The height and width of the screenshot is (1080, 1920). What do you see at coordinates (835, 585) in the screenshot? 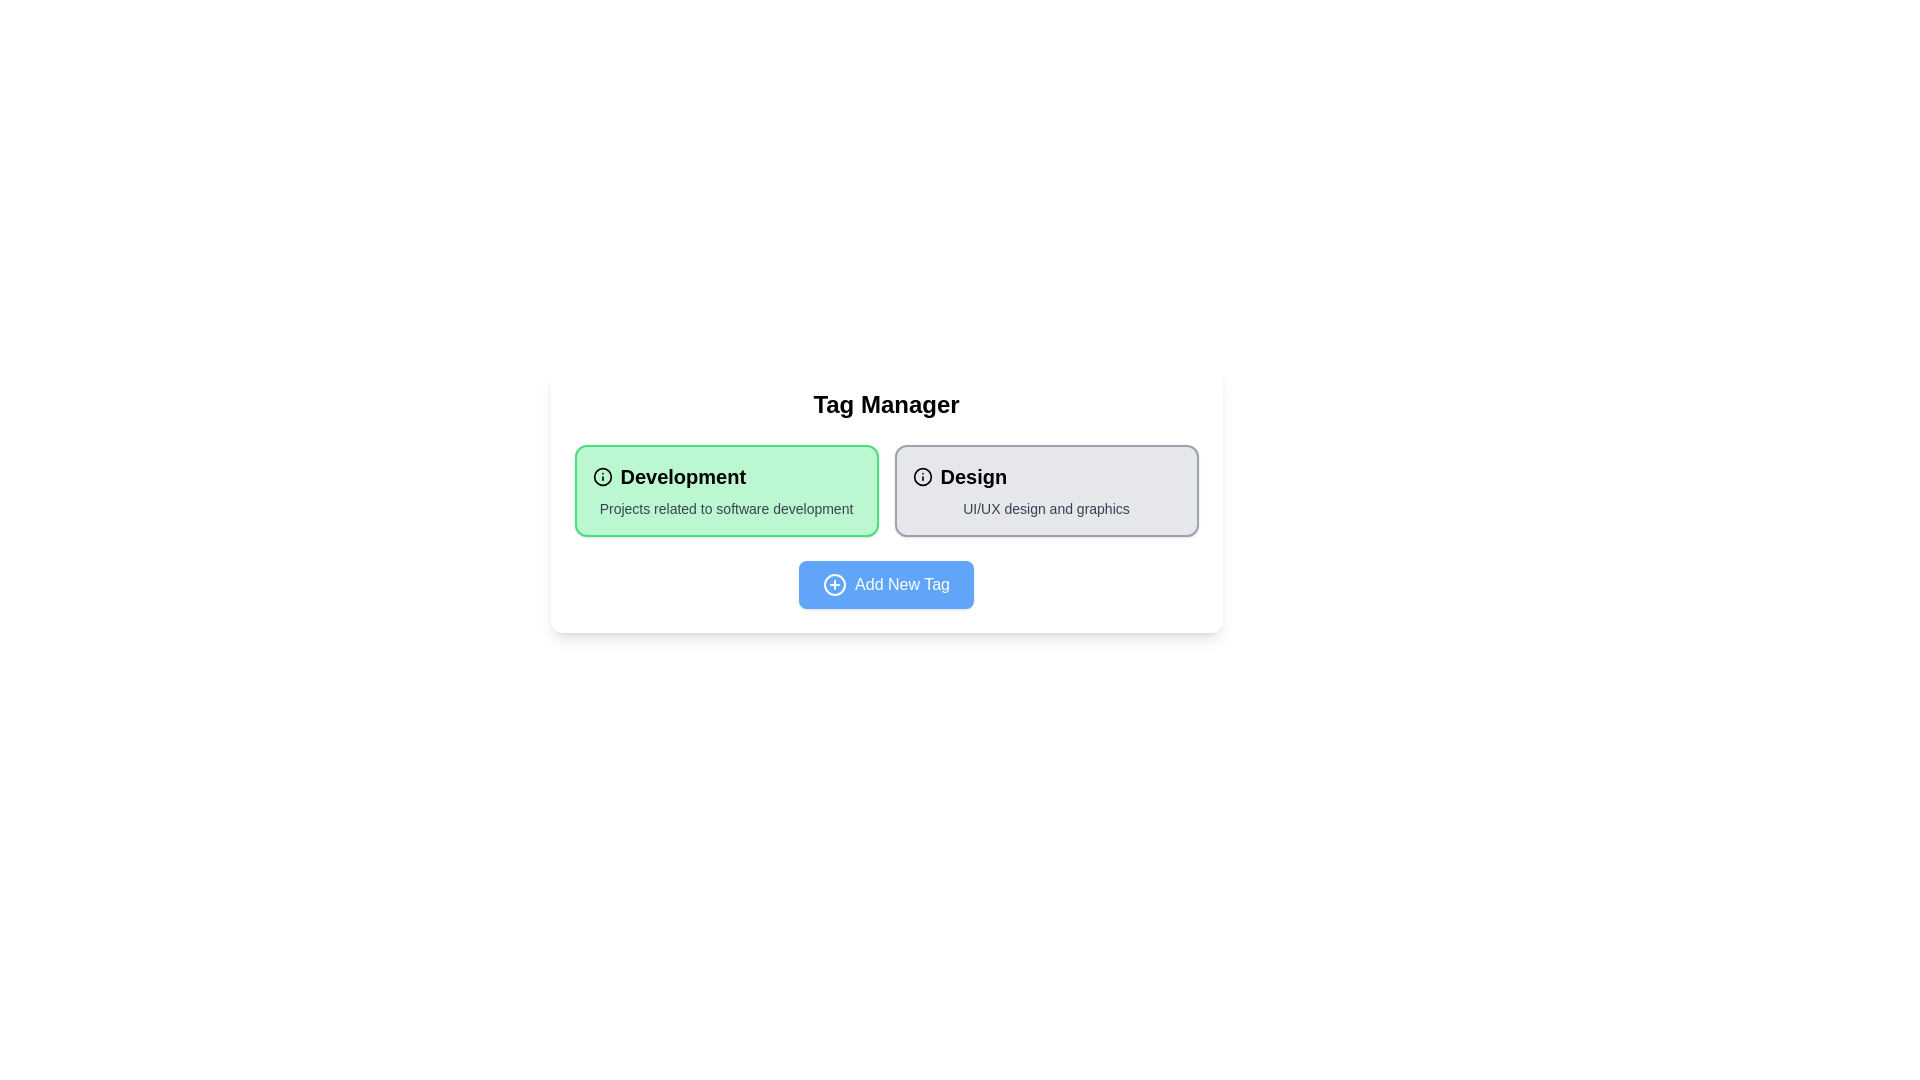
I see `the circular blue icon with a plus sign inside, located to the left of the 'Add New Tag' button` at bounding box center [835, 585].